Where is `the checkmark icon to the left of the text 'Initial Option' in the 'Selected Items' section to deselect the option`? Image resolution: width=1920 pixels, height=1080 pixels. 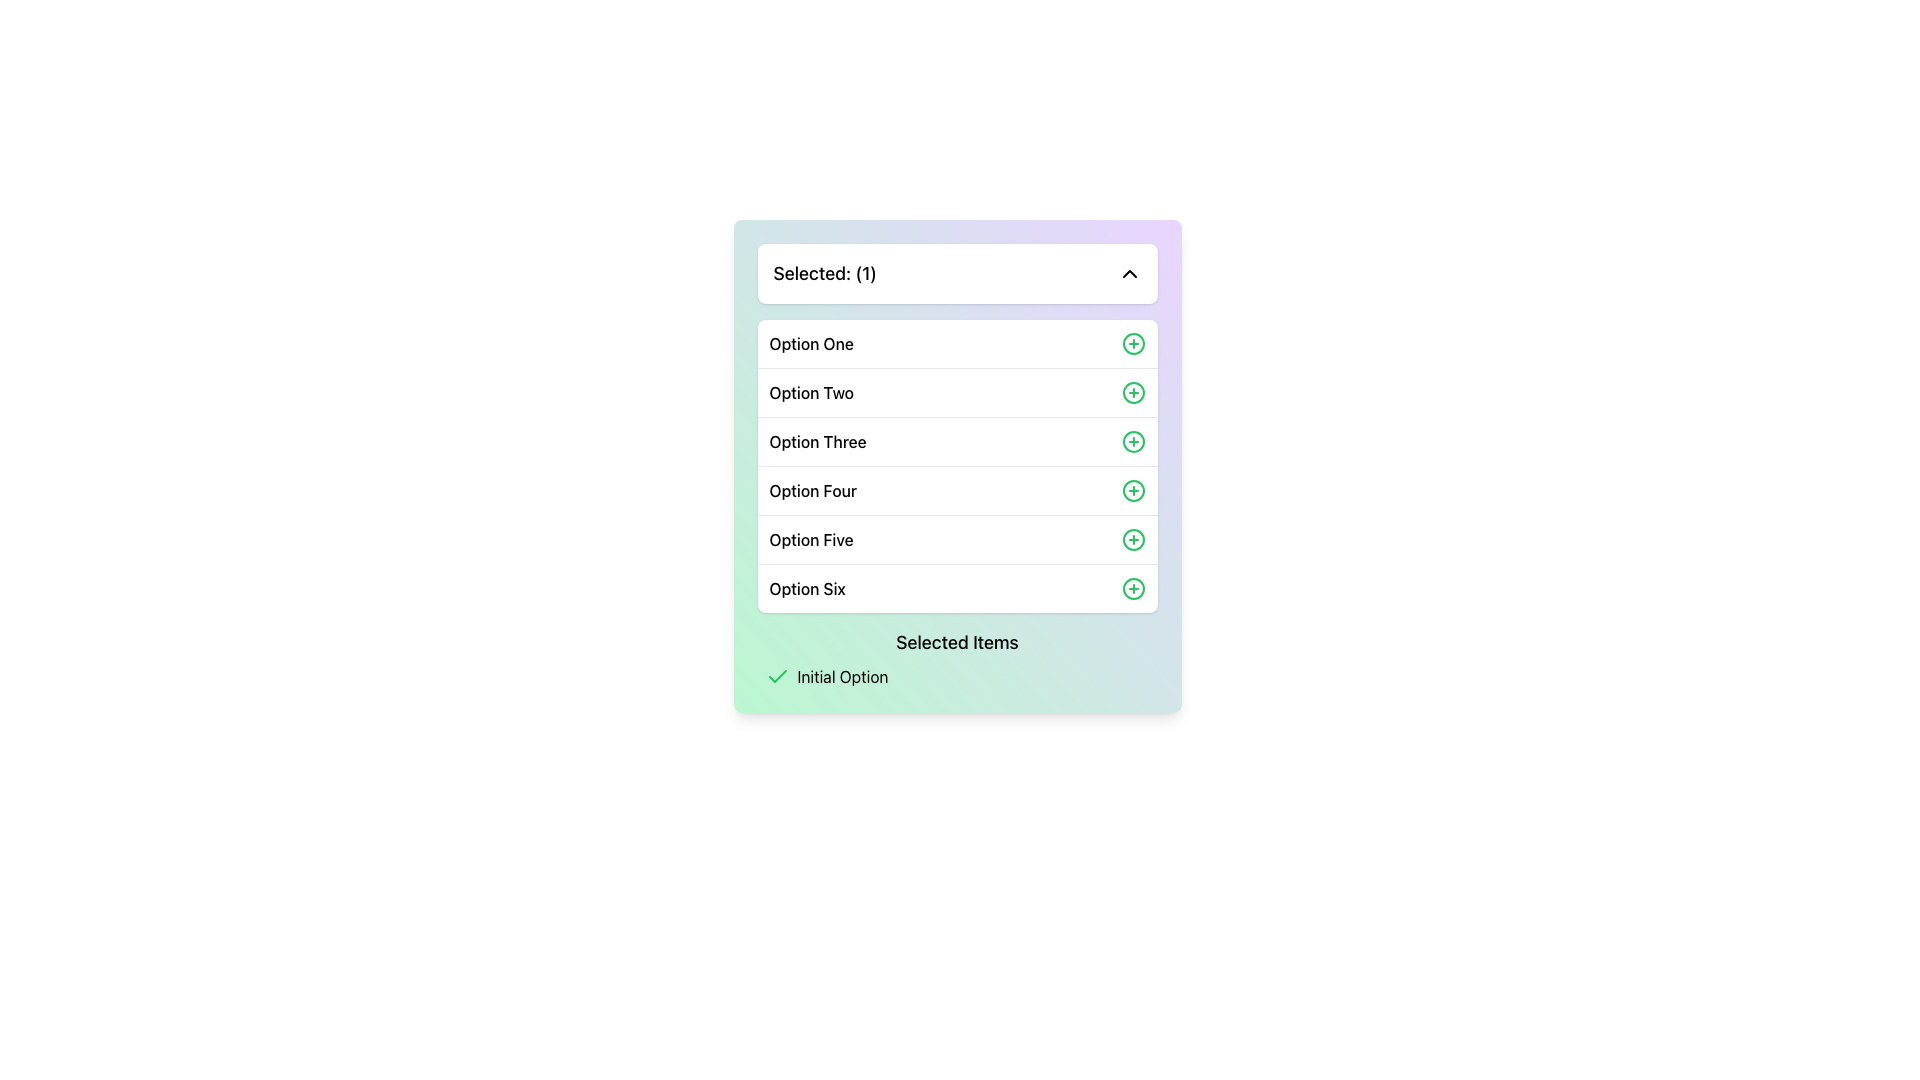 the checkmark icon to the left of the text 'Initial Option' in the 'Selected Items' section to deselect the option is located at coordinates (776, 676).